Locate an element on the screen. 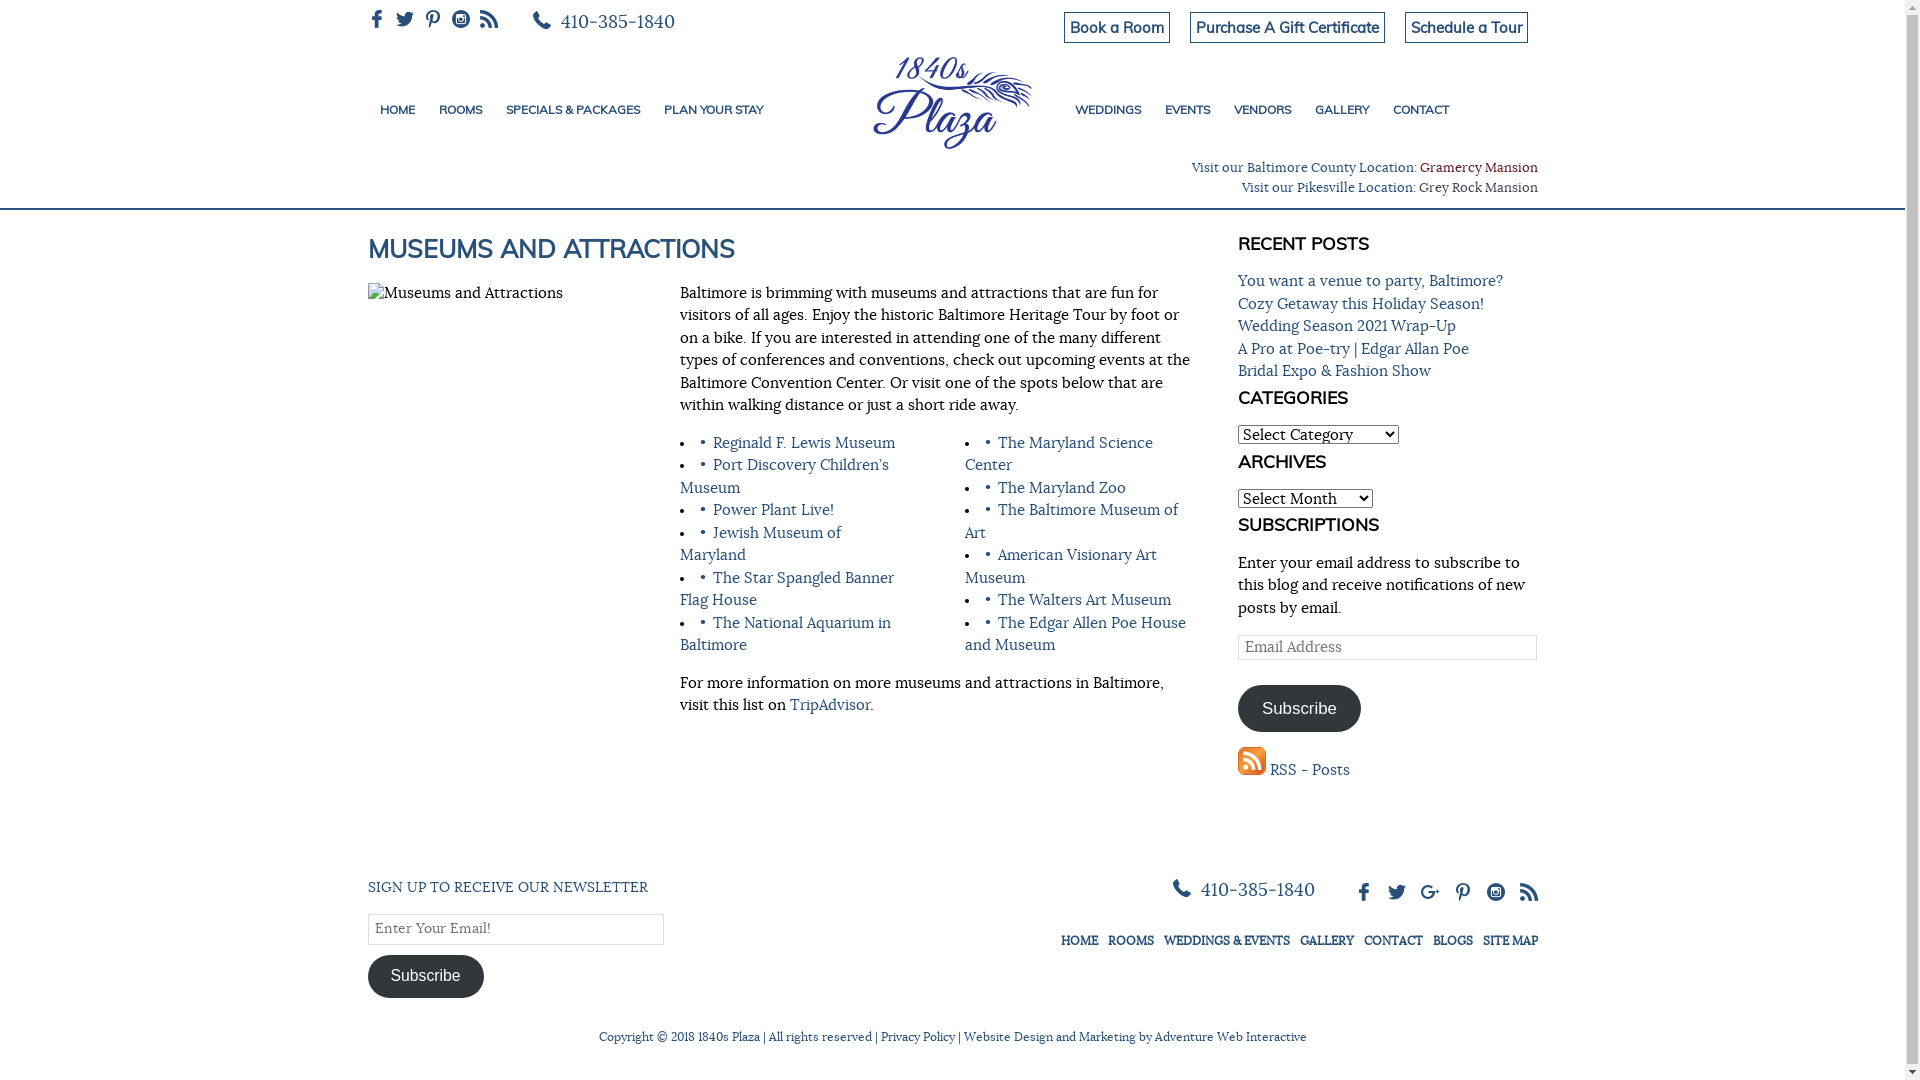 The width and height of the screenshot is (1920, 1080). 'The Walters Art Museum' is located at coordinates (1083, 599).